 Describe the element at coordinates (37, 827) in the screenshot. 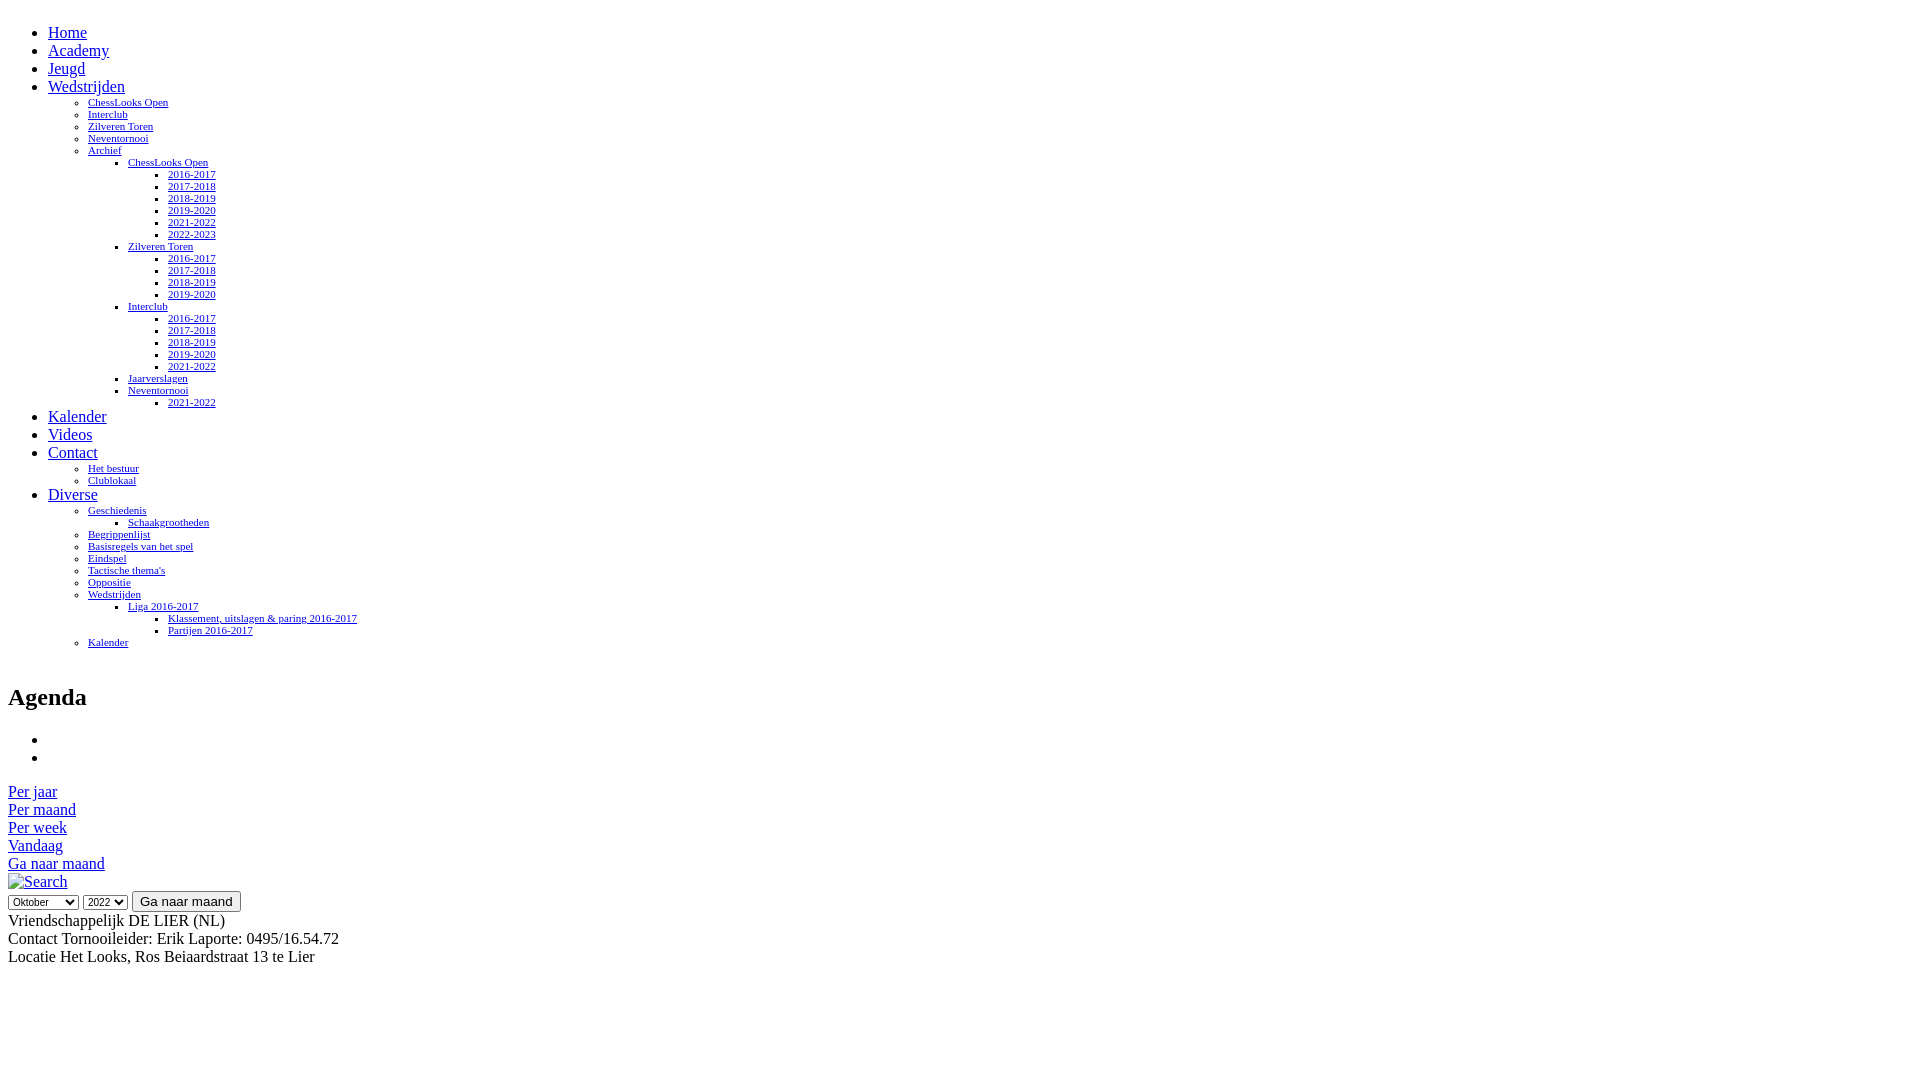

I see `'Per week'` at that location.